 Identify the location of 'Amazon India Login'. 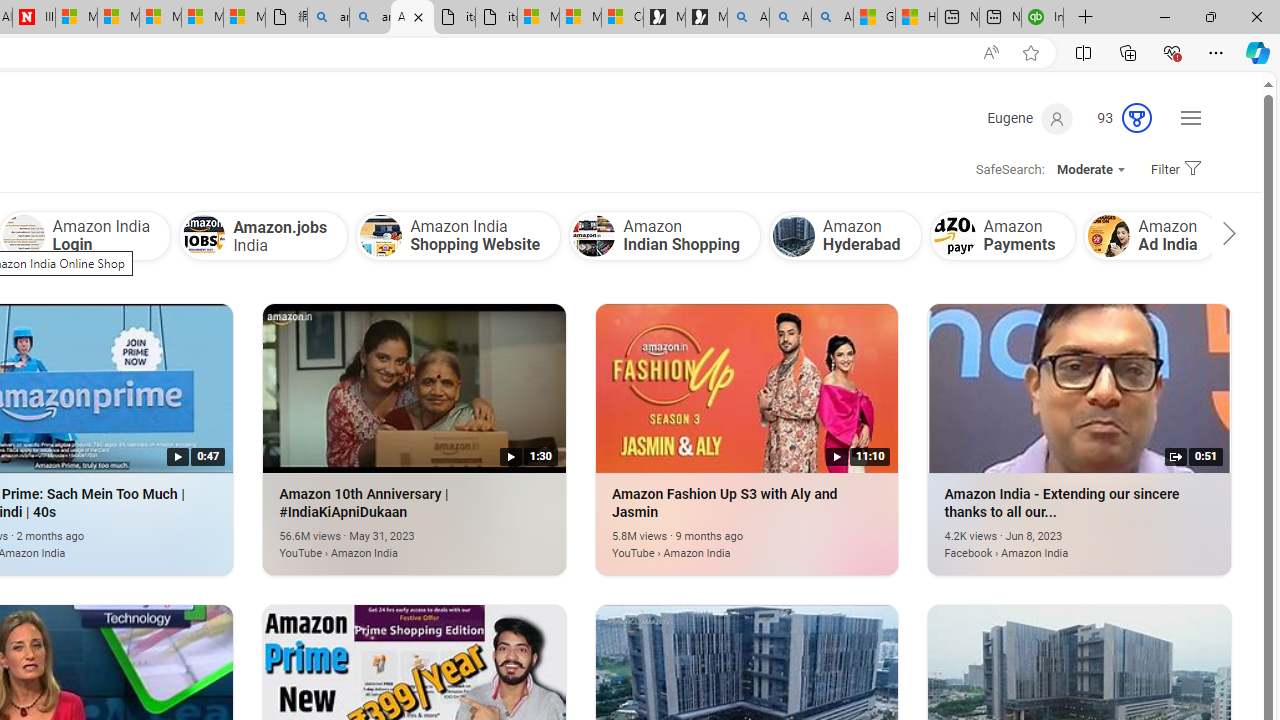
(23, 235).